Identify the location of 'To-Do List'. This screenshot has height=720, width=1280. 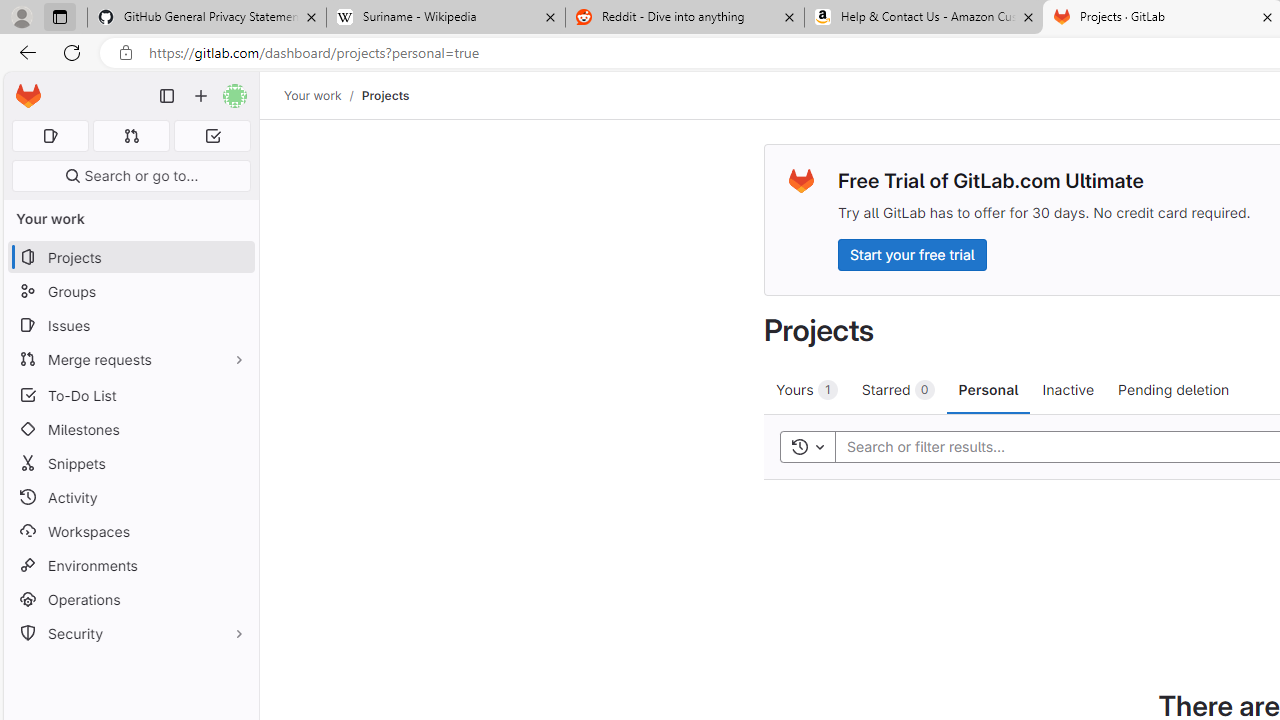
(130, 395).